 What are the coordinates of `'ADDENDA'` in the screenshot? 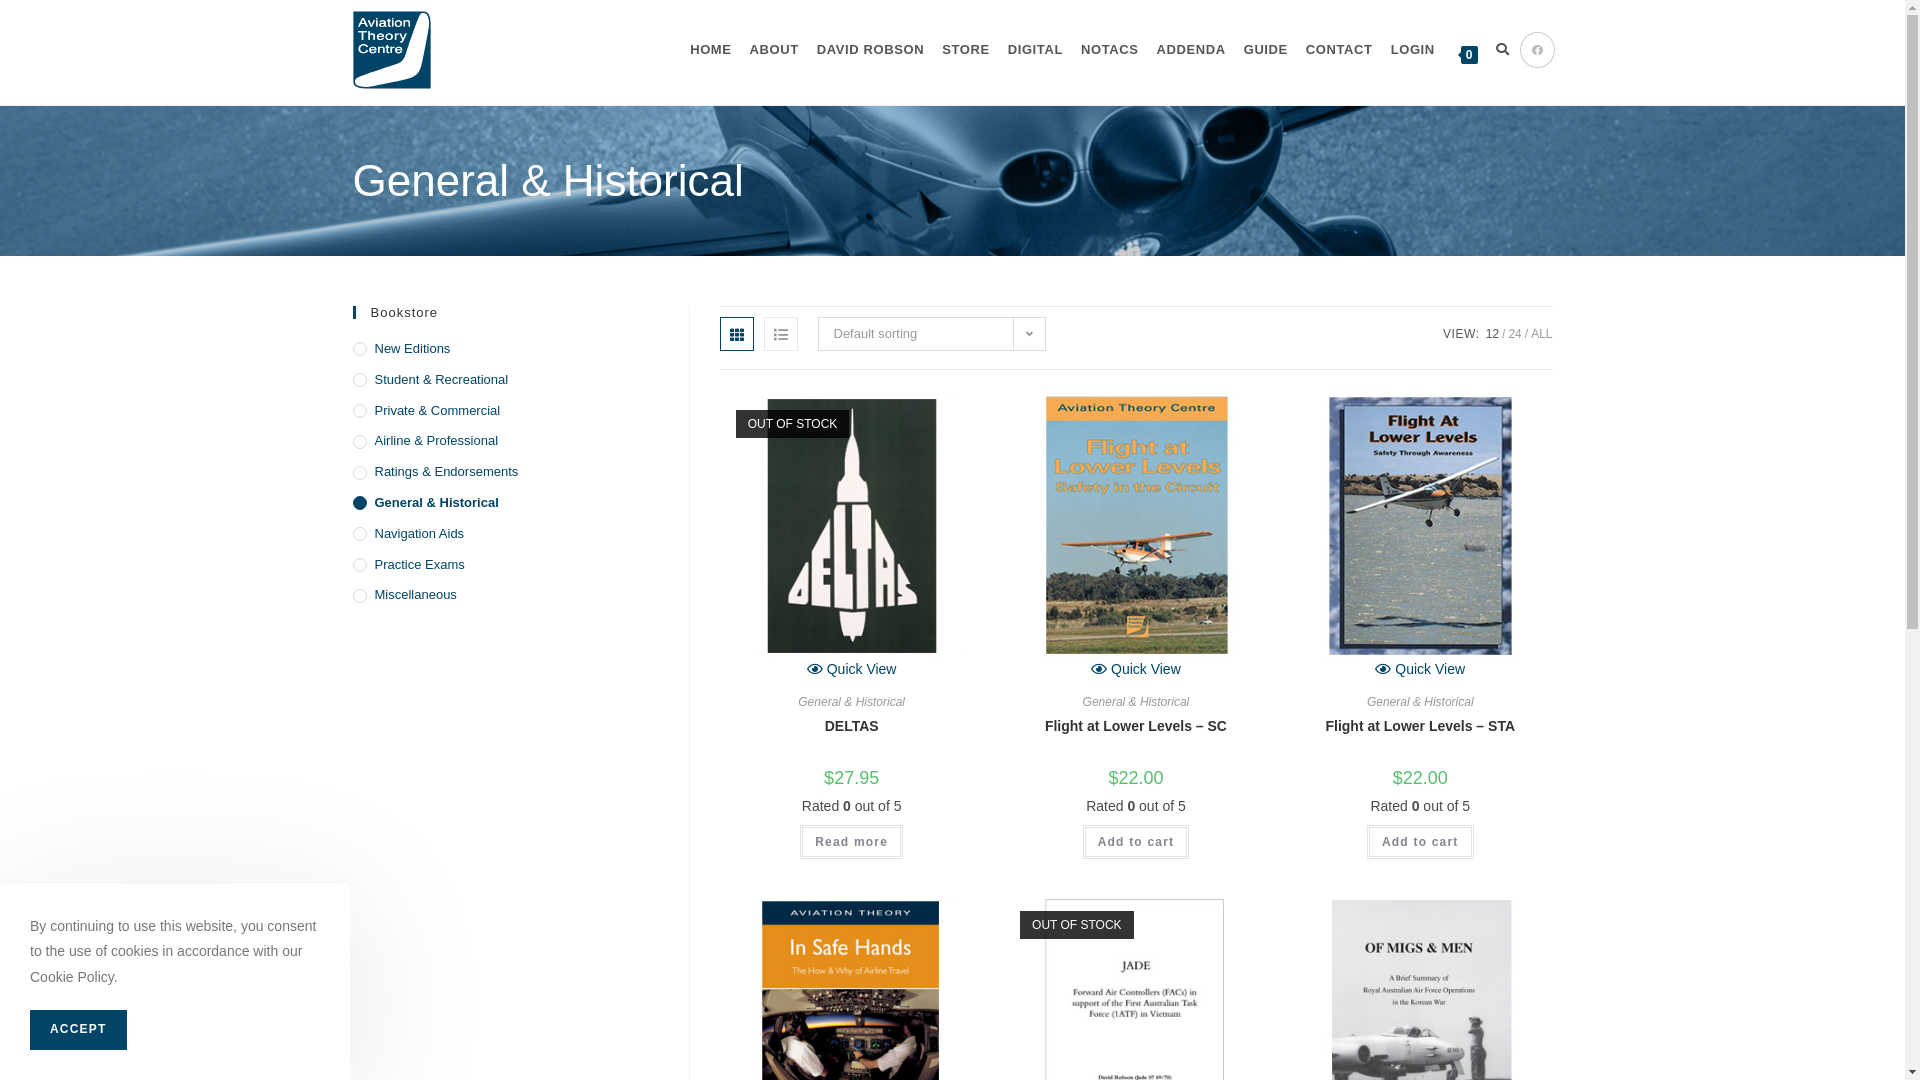 It's located at (1190, 49).